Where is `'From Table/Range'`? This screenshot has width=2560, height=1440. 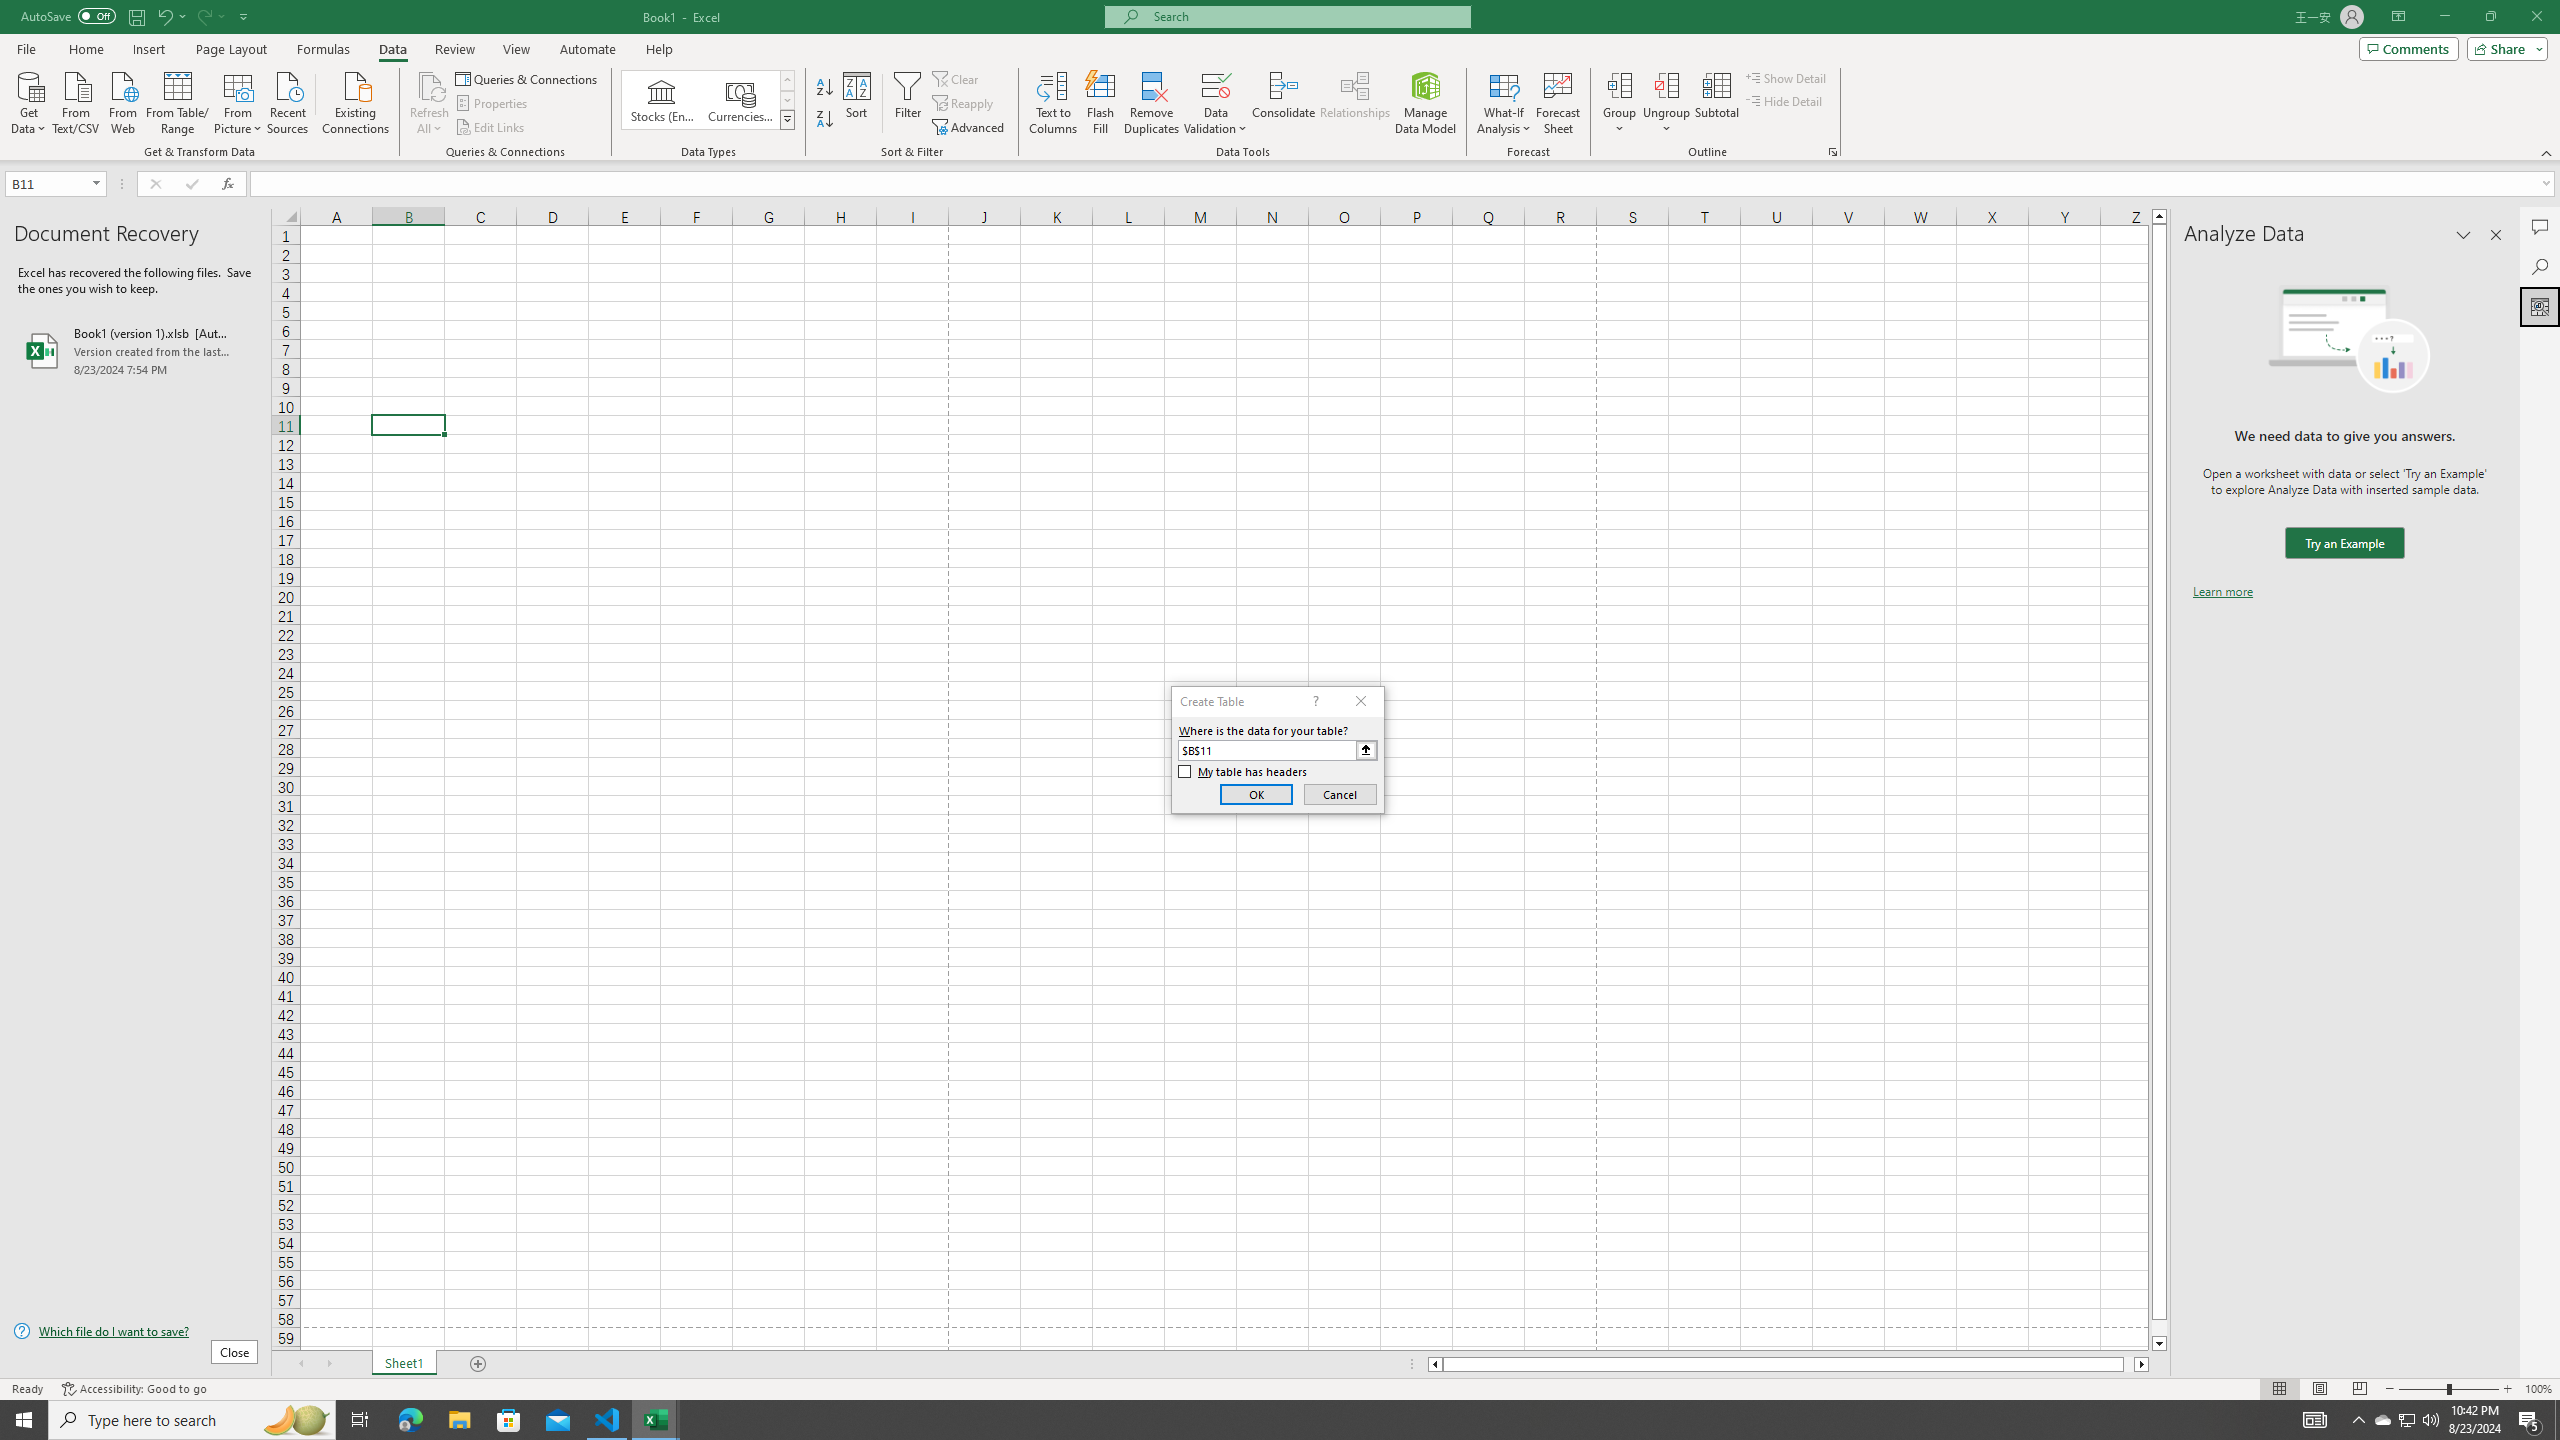
'From Table/Range' is located at coordinates (176, 100).